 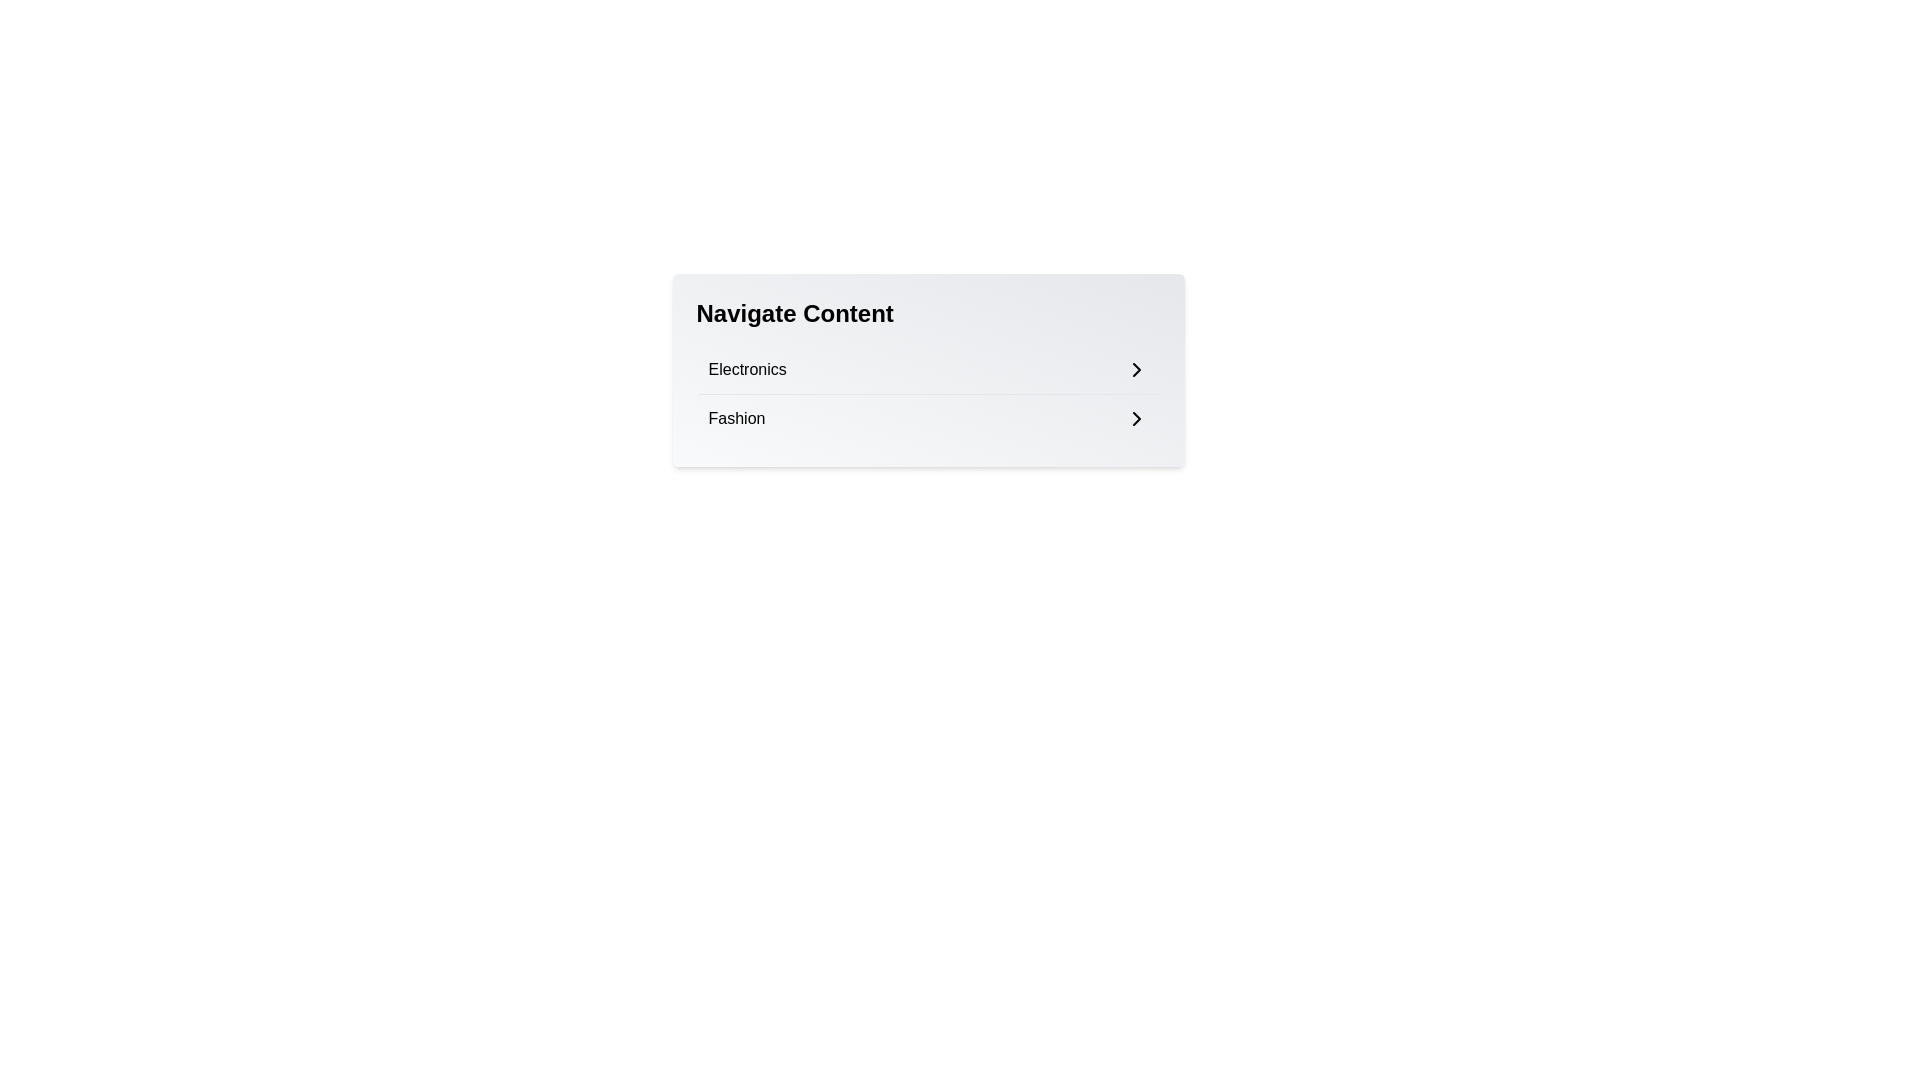 I want to click on the 'Fashion' navigation button located directly below the 'Electronics' item in the menu to change its background, so click(x=927, y=417).